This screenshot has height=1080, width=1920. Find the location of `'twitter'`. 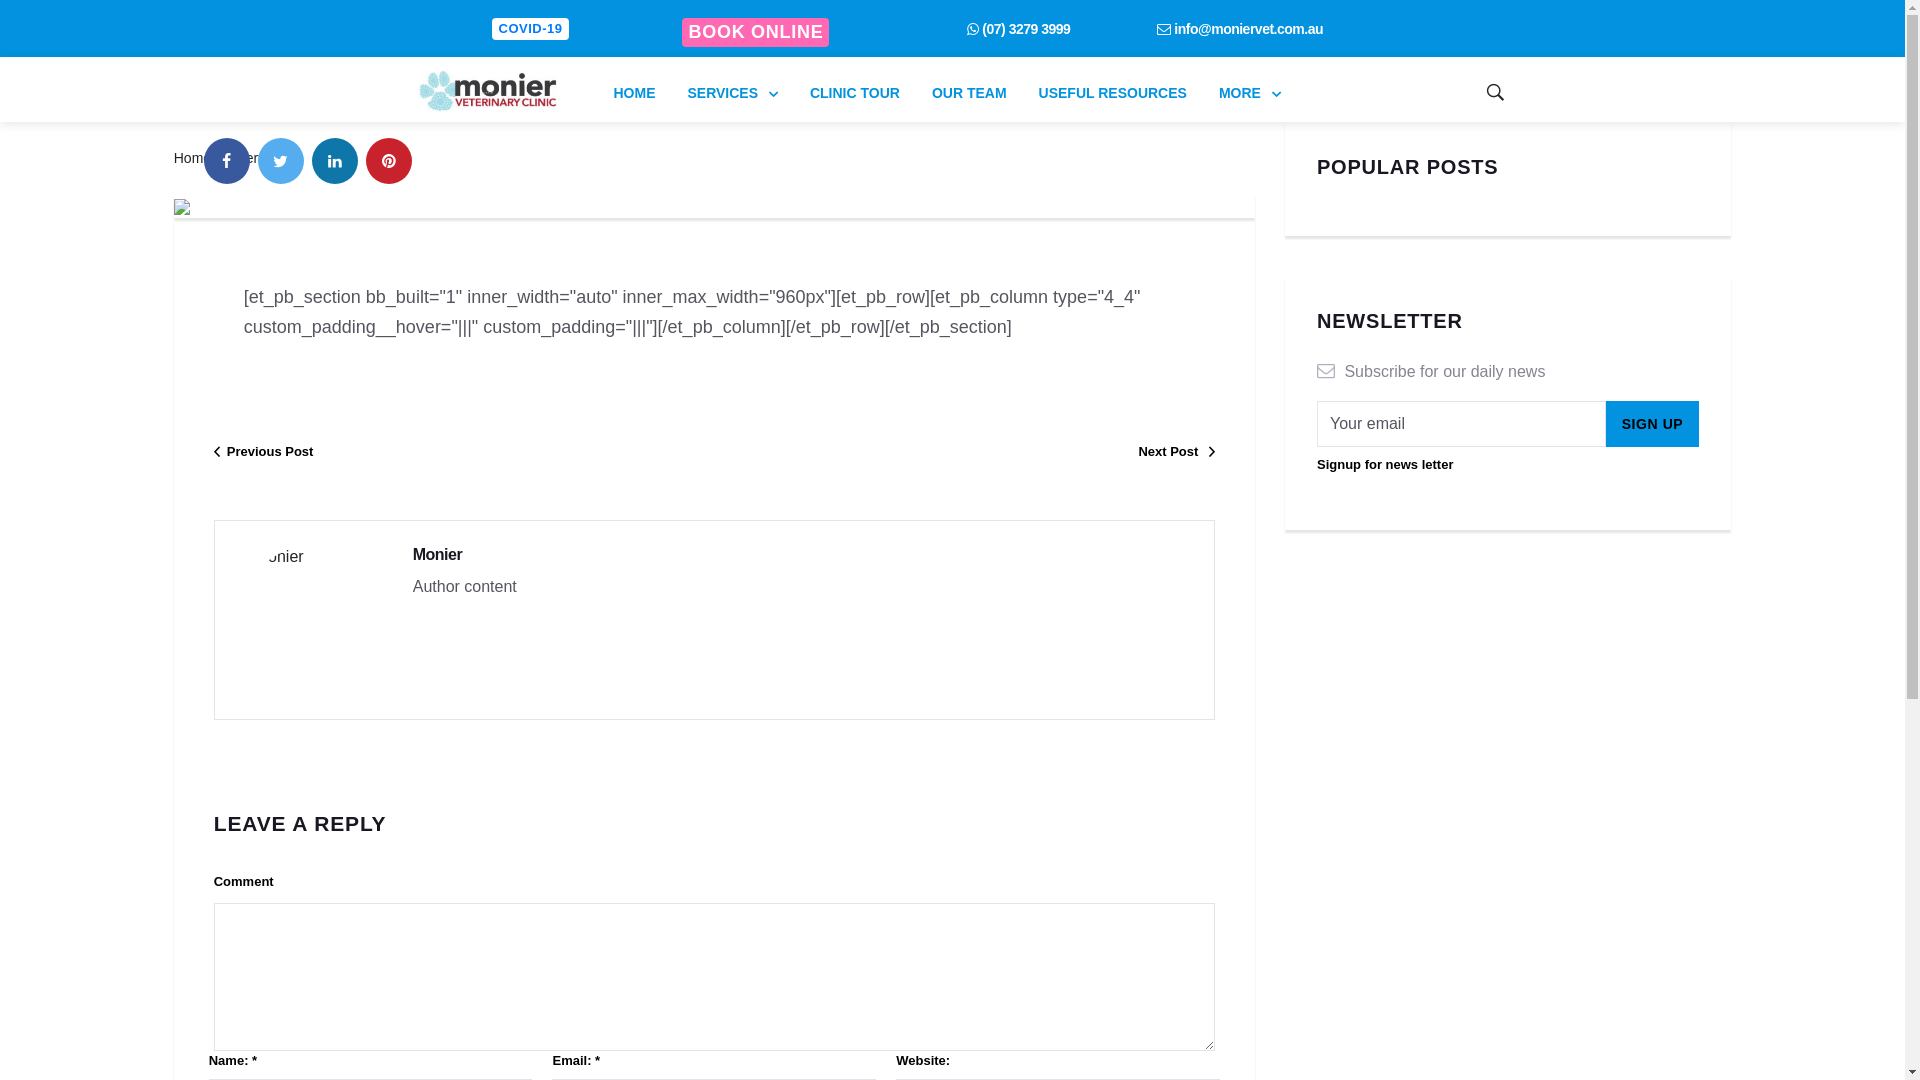

'twitter' is located at coordinates (280, 160).